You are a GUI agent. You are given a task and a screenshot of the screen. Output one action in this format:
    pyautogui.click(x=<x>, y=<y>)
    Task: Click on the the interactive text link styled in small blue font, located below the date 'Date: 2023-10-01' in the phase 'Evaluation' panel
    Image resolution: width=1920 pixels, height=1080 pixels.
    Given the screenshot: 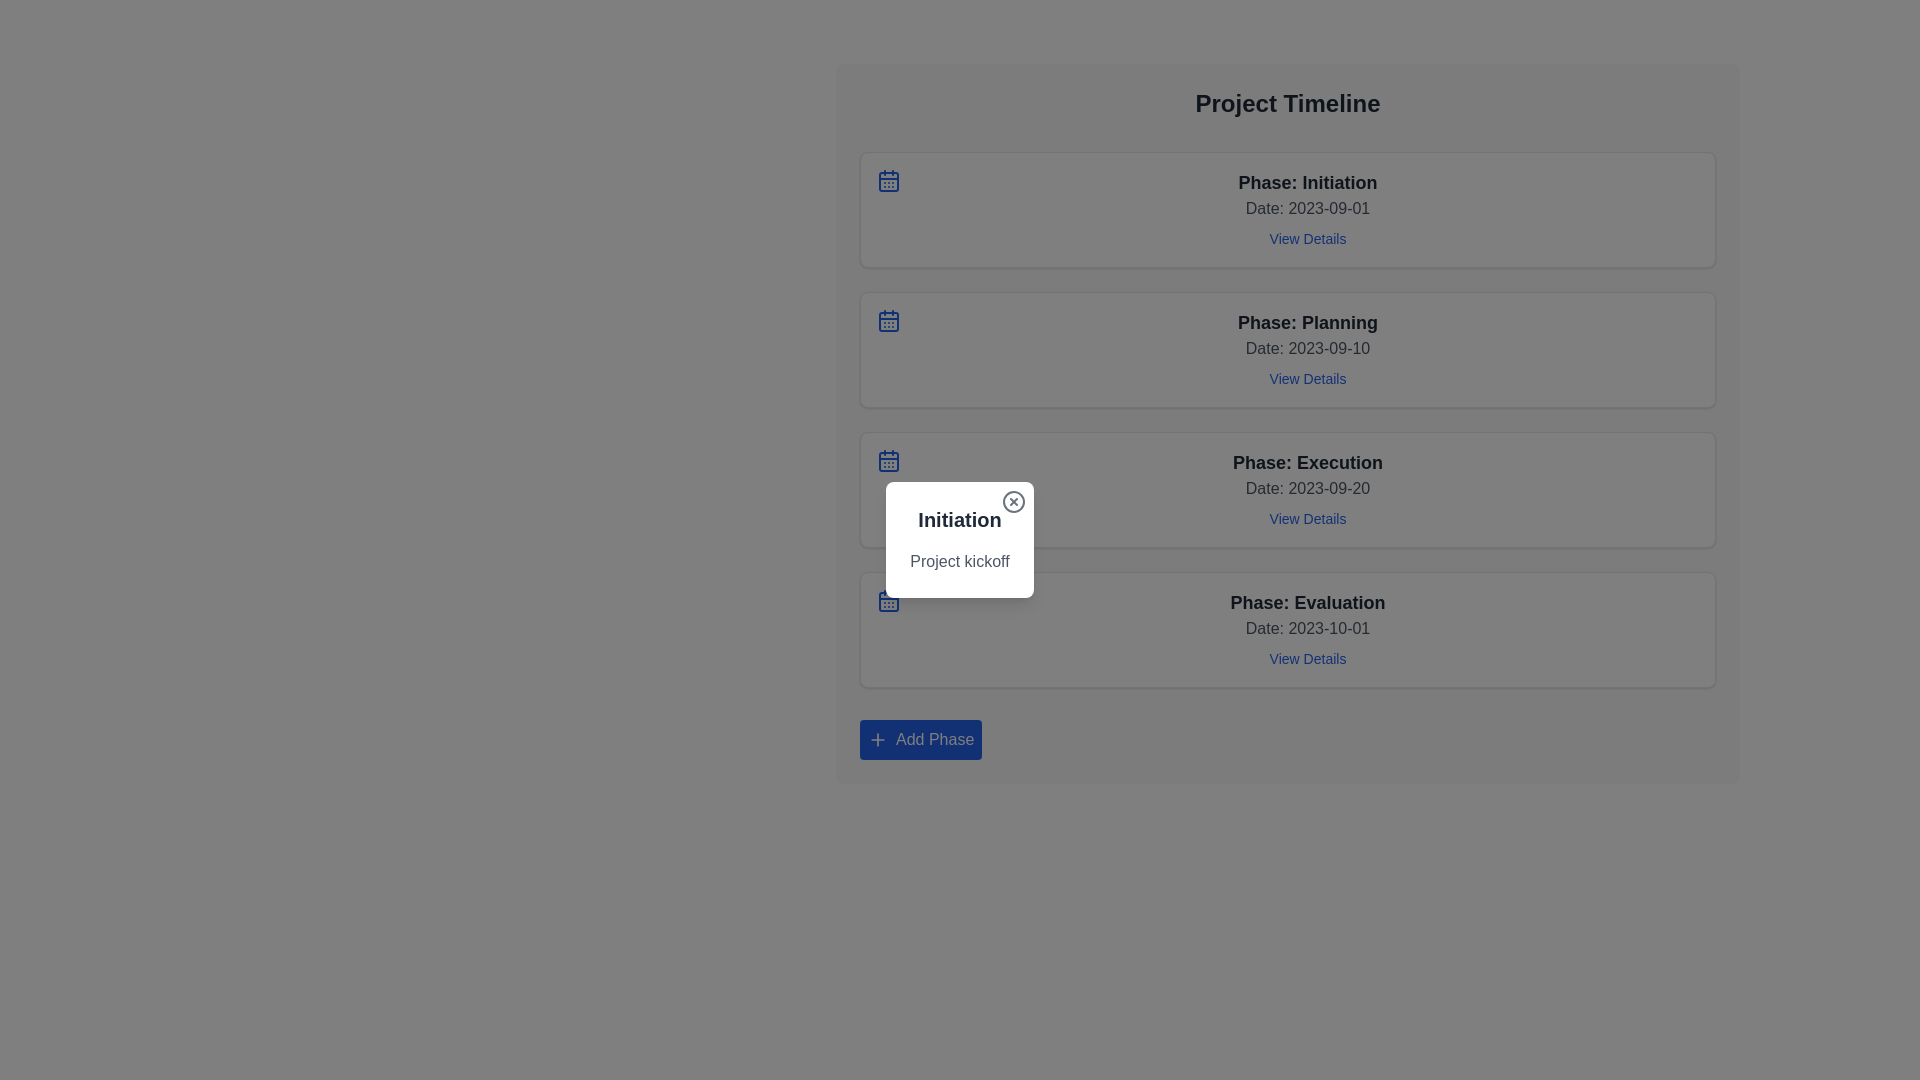 What is the action you would take?
    pyautogui.click(x=1308, y=659)
    